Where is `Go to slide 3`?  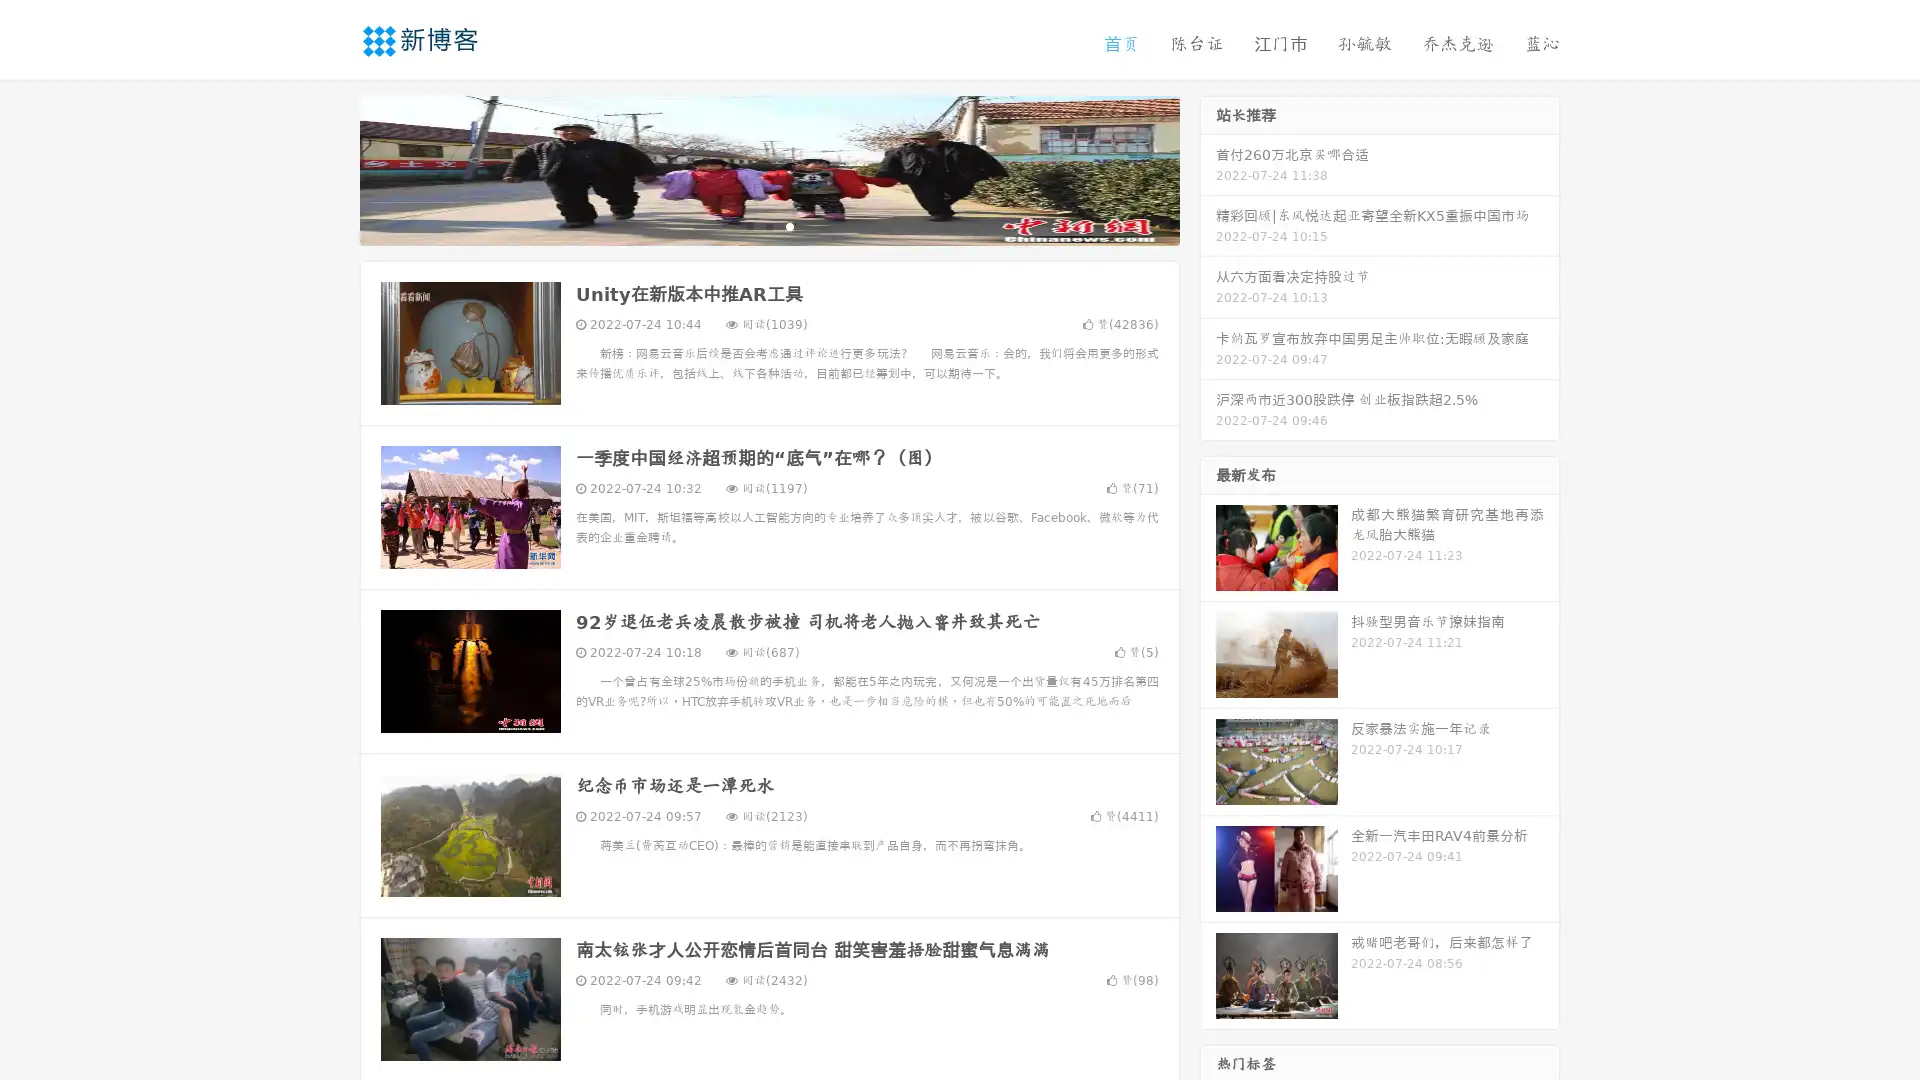
Go to slide 3 is located at coordinates (789, 225).